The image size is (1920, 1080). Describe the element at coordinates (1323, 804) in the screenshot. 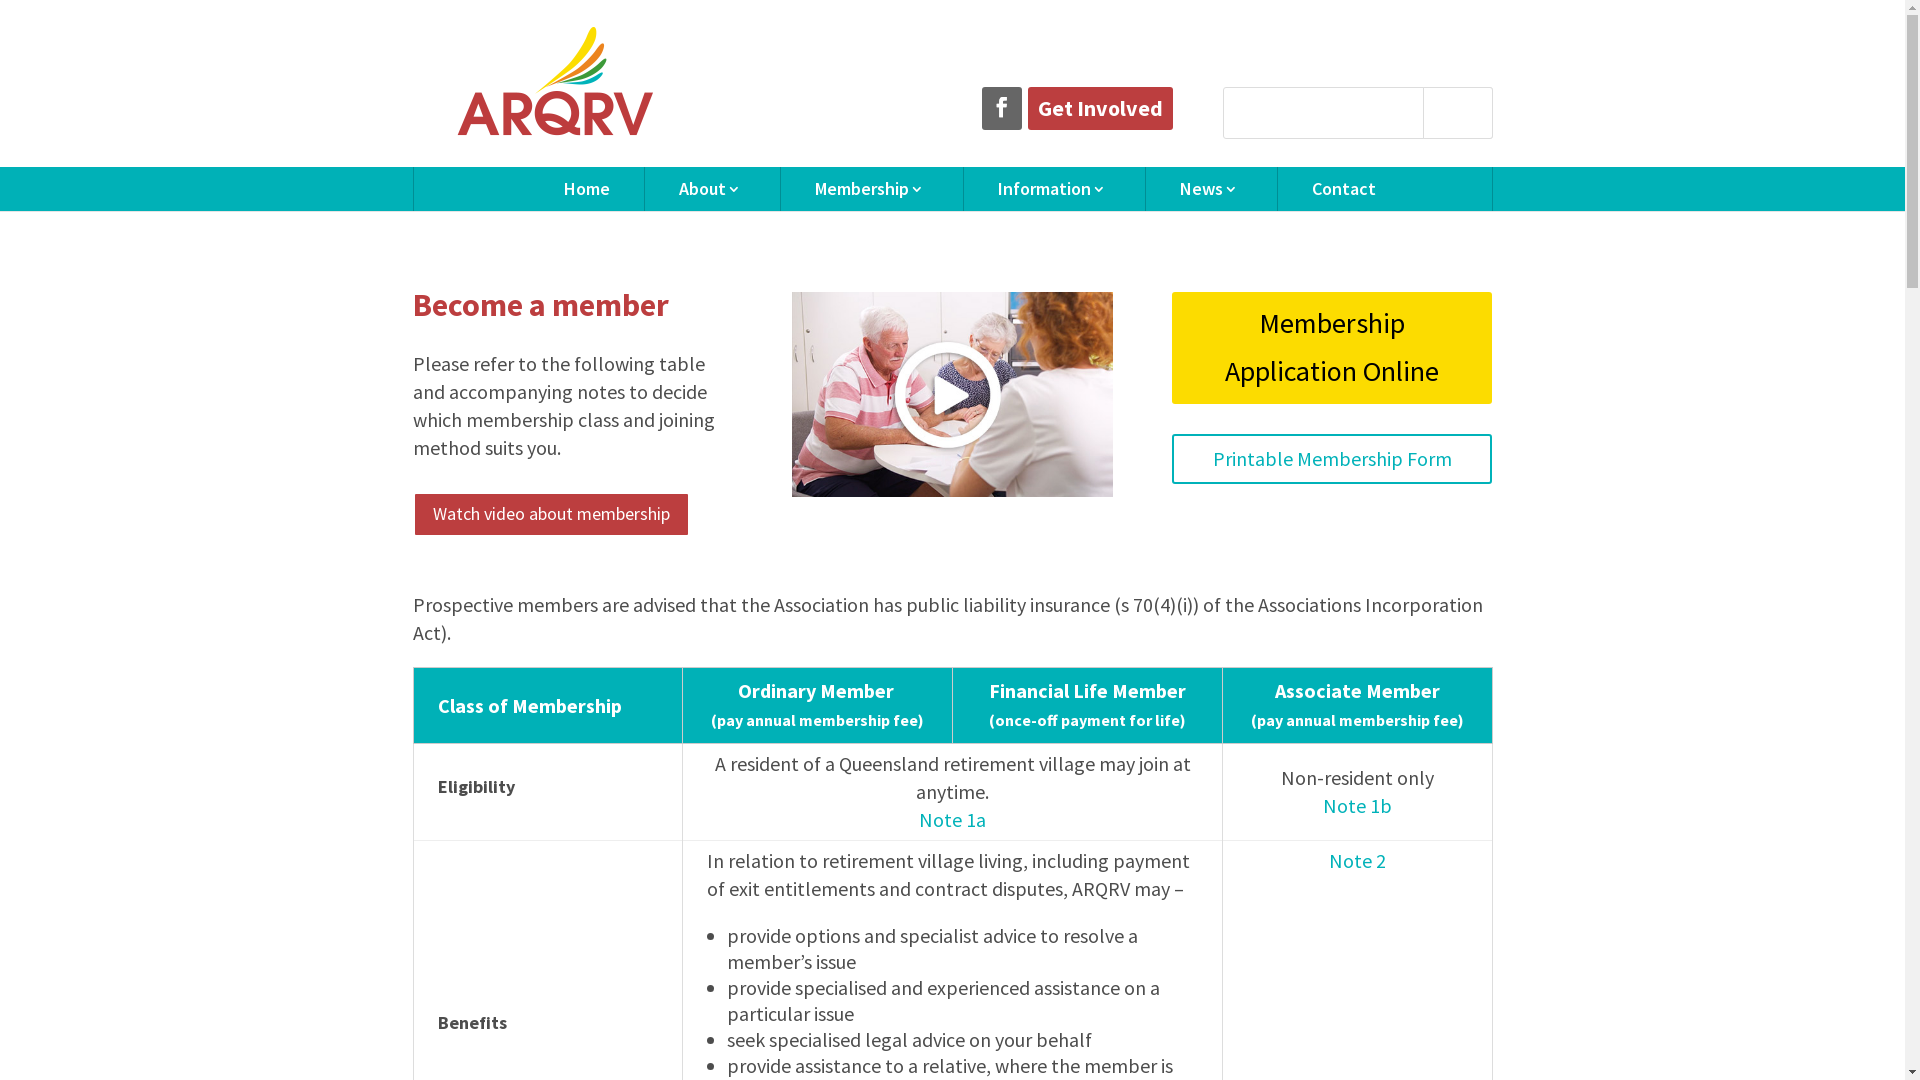

I see `'Note 1b'` at that location.